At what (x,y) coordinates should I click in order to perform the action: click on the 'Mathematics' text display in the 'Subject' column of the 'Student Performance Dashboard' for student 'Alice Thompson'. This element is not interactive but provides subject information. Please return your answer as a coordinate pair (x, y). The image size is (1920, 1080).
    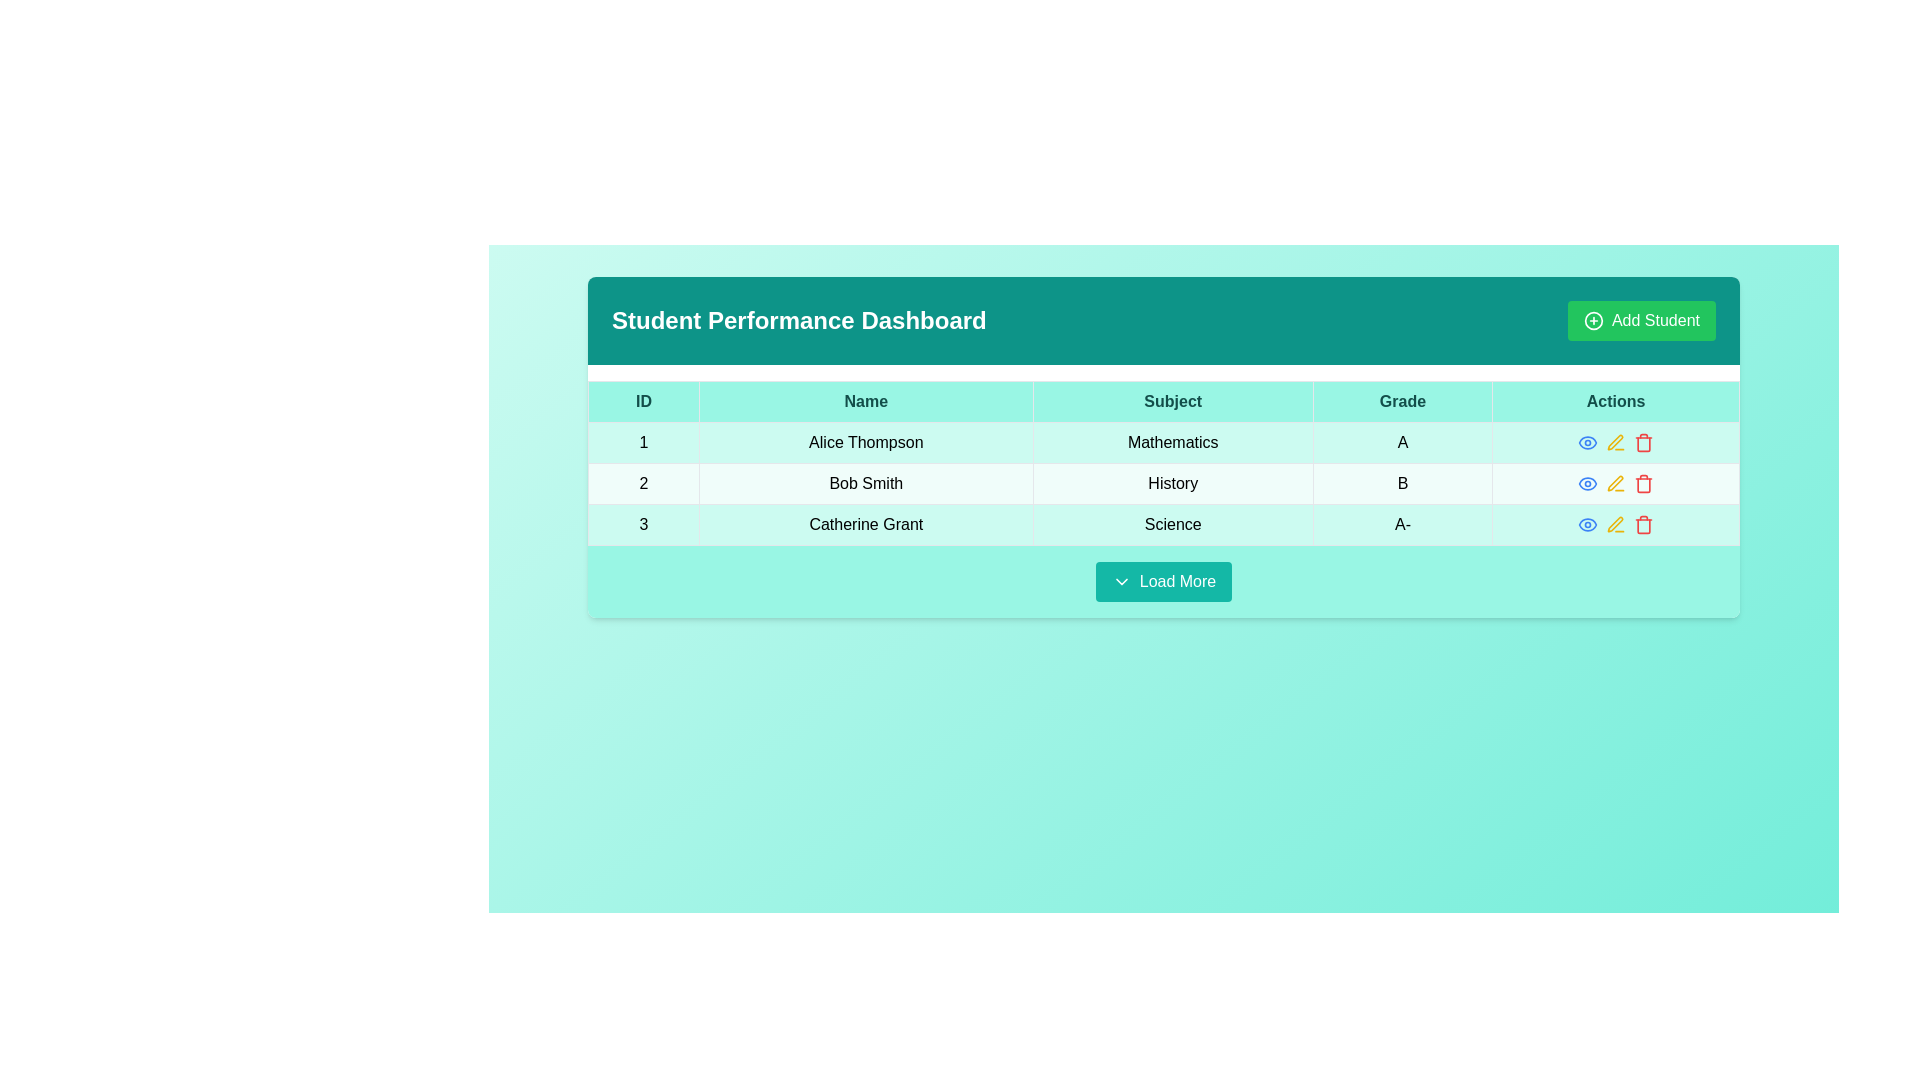
    Looking at the image, I should click on (1173, 442).